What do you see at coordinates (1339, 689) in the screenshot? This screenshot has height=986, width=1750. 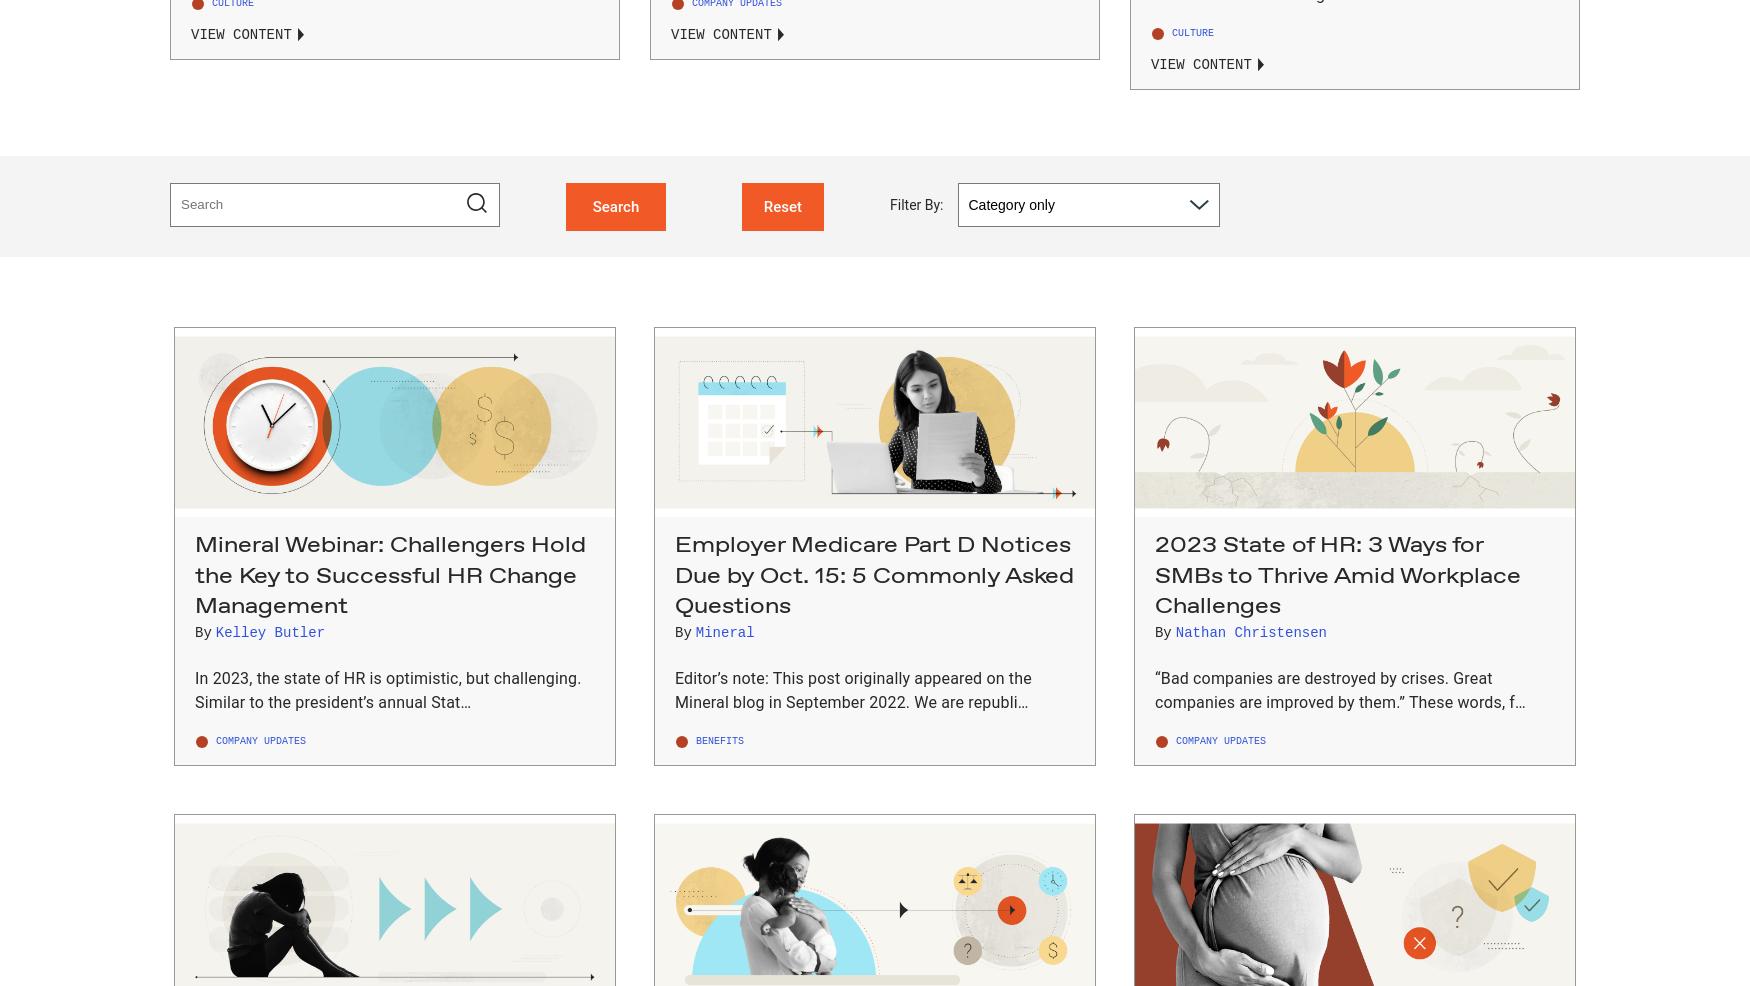 I see `'“Bad companies are destroyed by crises. Great companies are improved by them.”
These words, f…'` at bounding box center [1339, 689].